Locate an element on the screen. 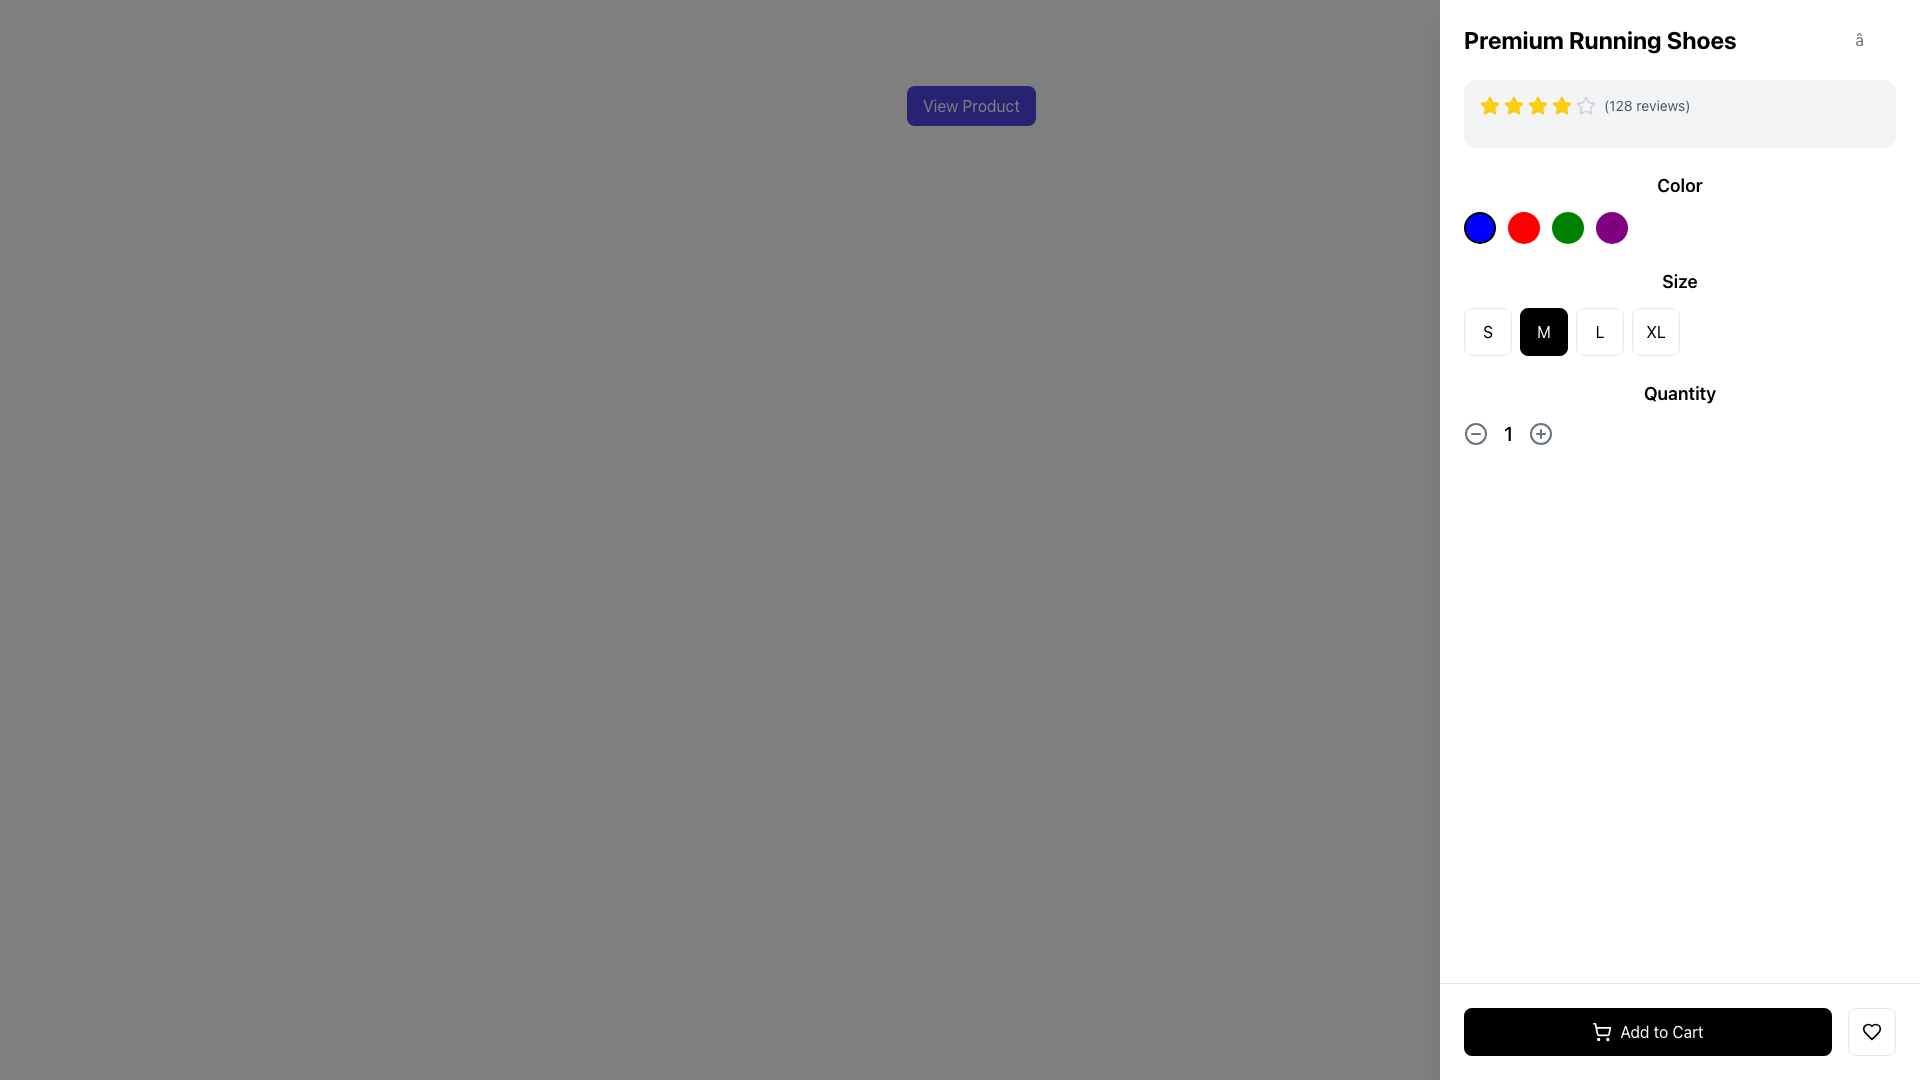 The width and height of the screenshot is (1920, 1080). the square button labeled 'S' with a white background and a black 'S' for keyboard navigation is located at coordinates (1488, 330).